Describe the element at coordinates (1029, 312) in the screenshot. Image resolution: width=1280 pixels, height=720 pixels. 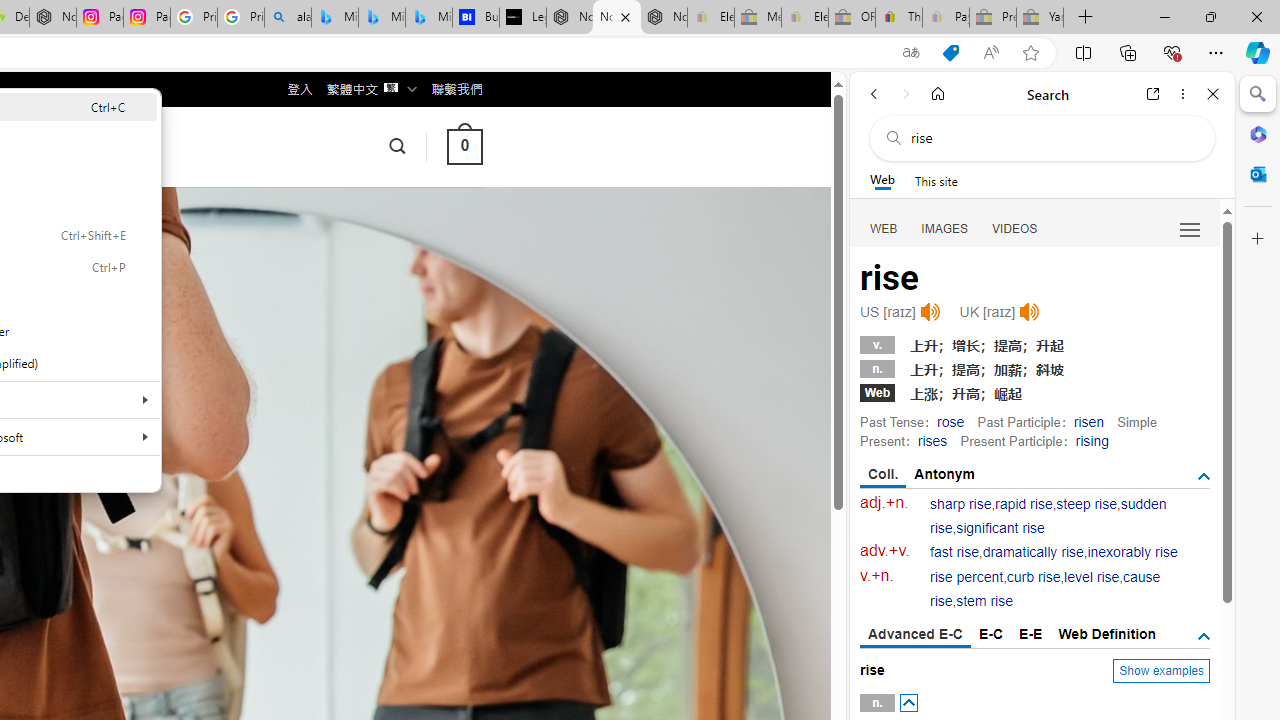
I see `'Click to listen'` at that location.